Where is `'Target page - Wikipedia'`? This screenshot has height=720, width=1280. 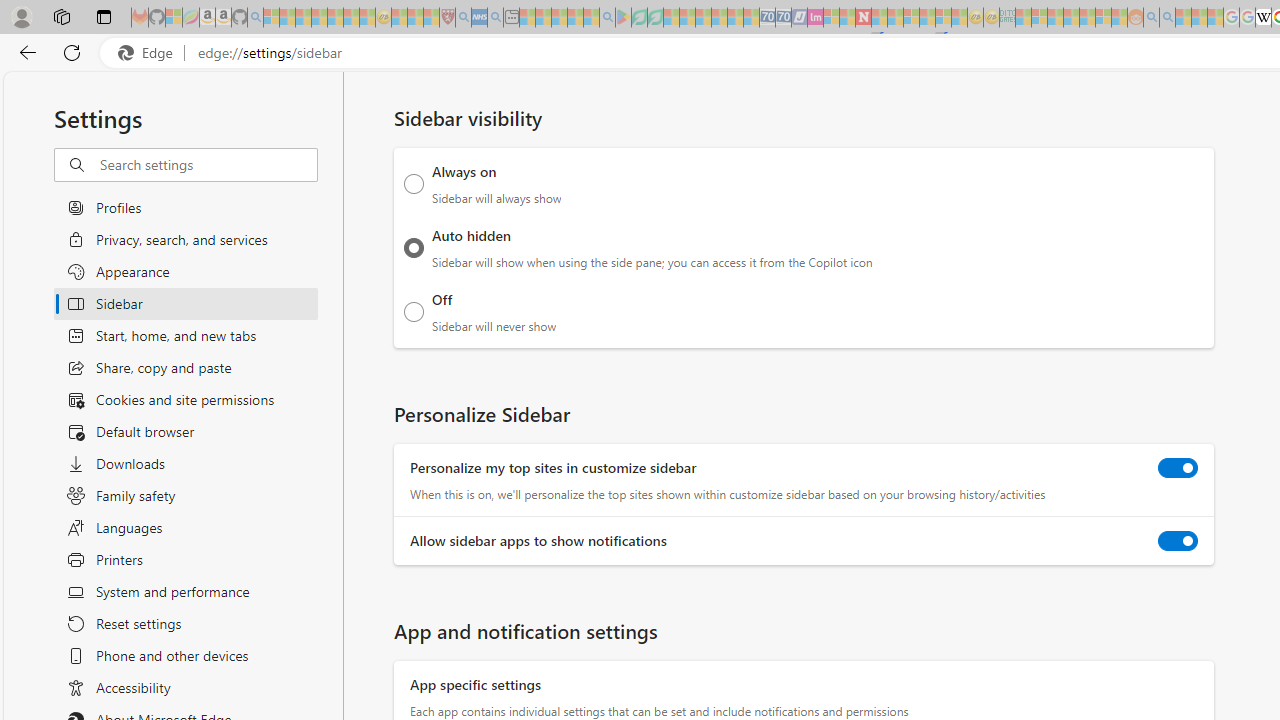 'Target page - Wikipedia' is located at coordinates (1262, 17).